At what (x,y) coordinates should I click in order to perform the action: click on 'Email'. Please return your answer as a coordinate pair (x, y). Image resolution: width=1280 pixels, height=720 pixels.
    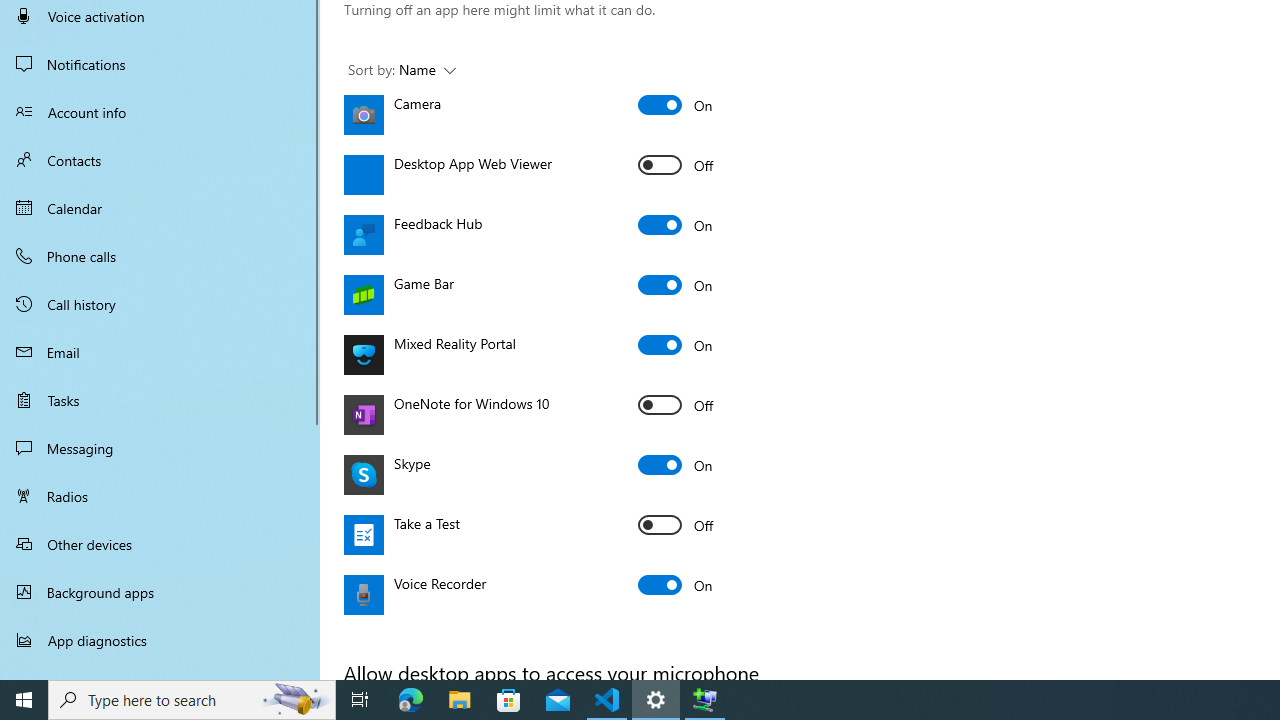
    Looking at the image, I should click on (160, 351).